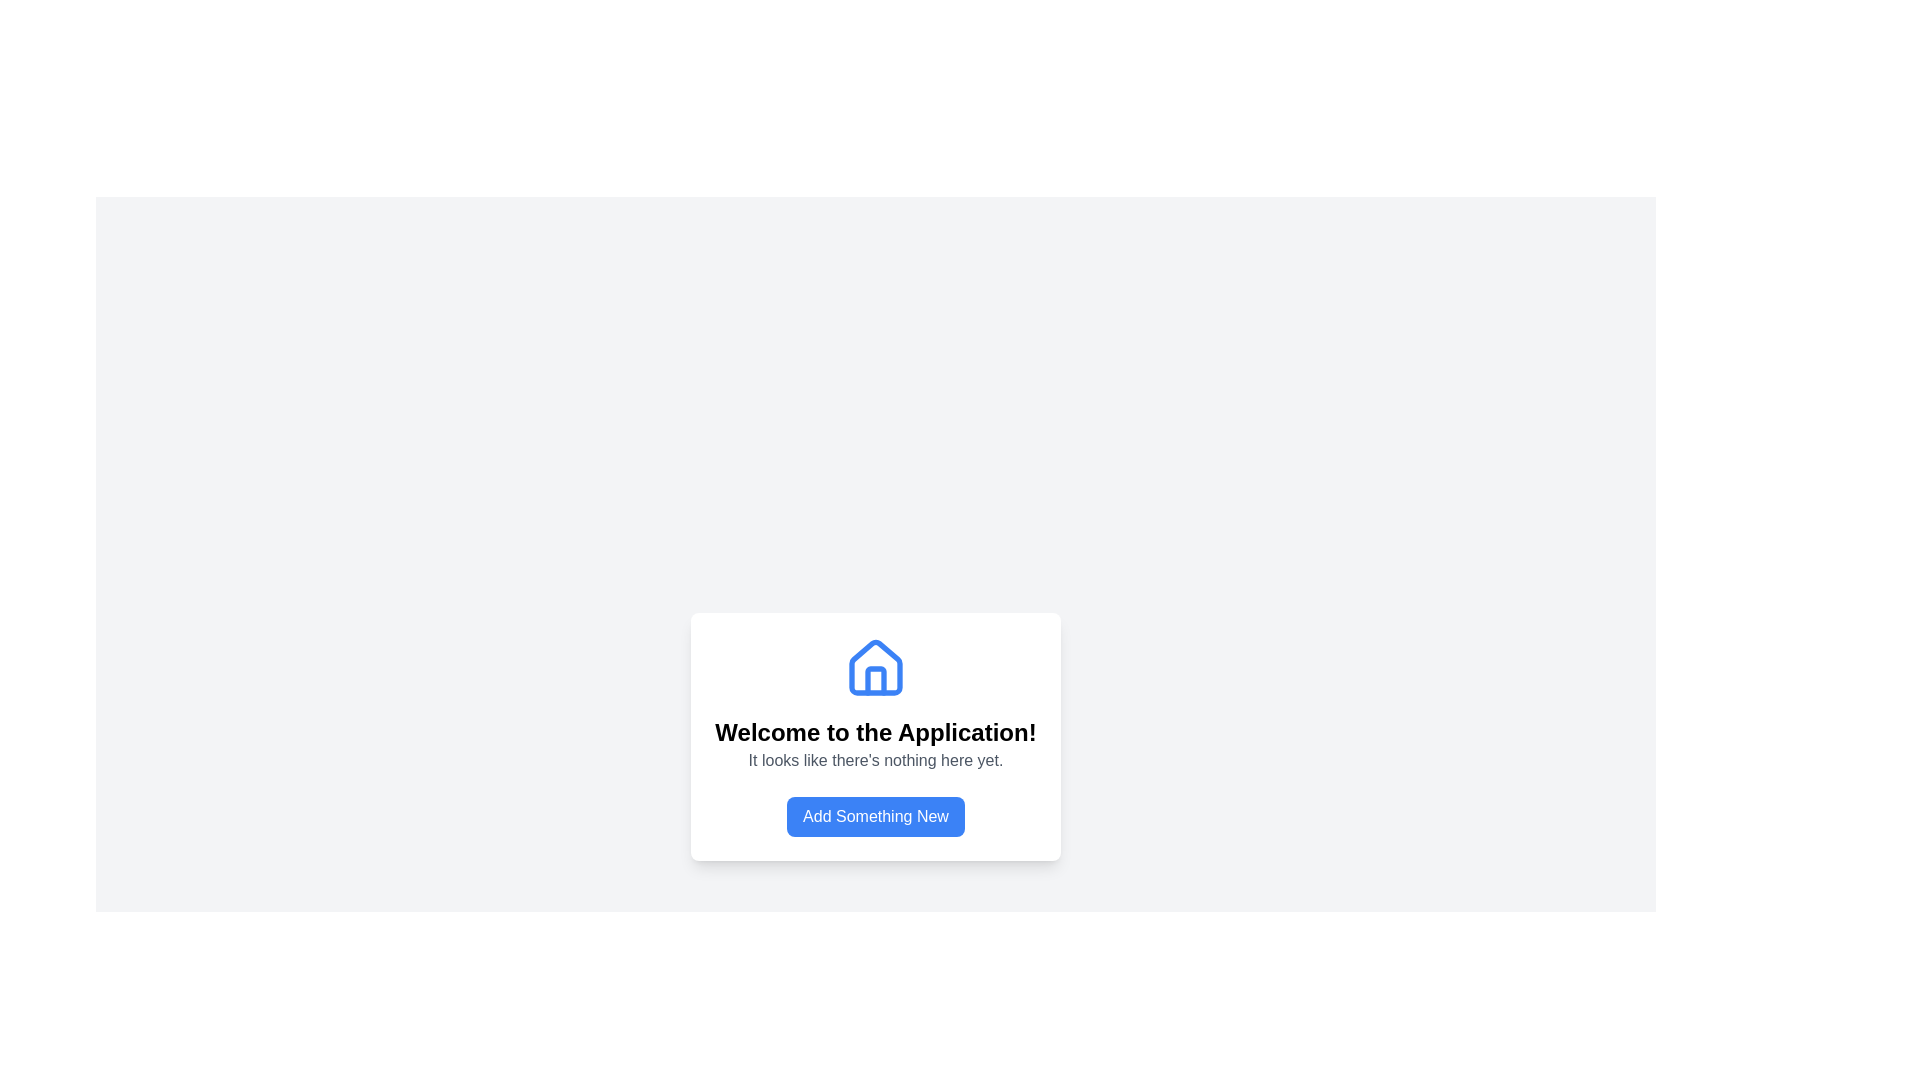 This screenshot has width=1920, height=1080. I want to click on the text label that reads 'It looks like there's nothing here yet.' which is centrally aligned and positioned beneath the title 'Welcome to the Application!' and above the button 'Add Something New.', so click(875, 760).